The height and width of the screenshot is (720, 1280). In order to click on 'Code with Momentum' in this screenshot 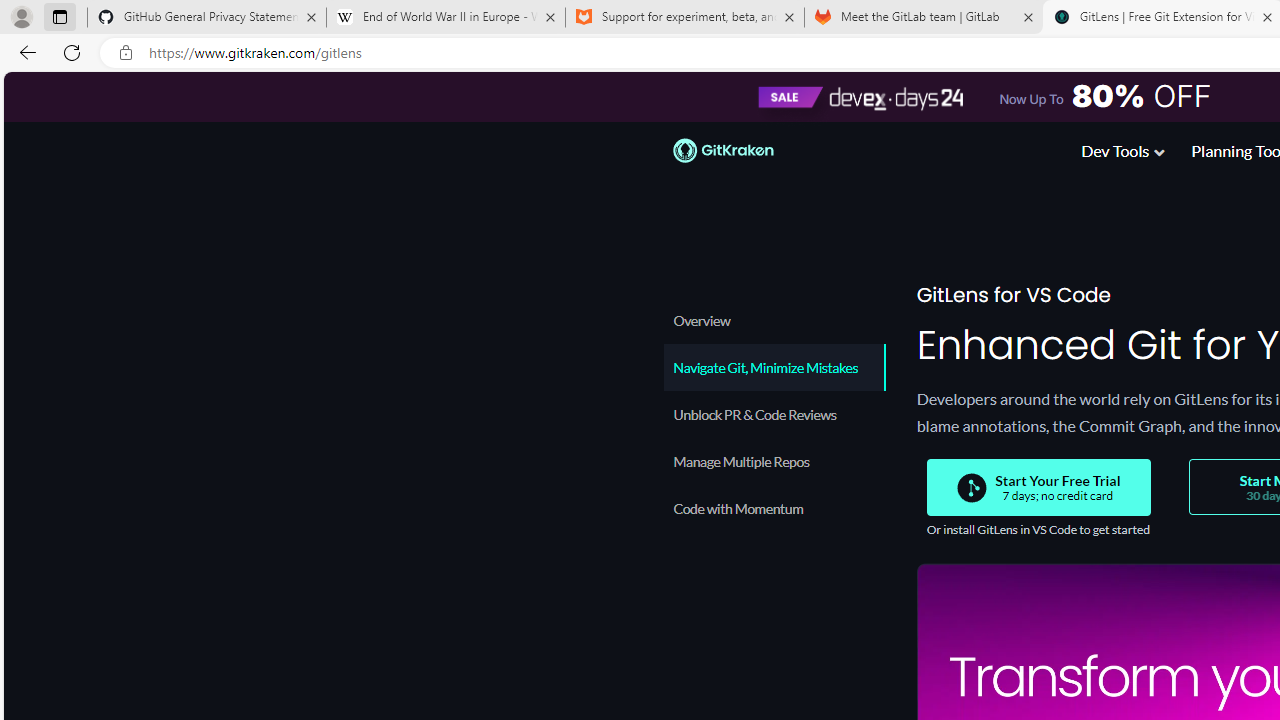, I will do `click(772, 507)`.